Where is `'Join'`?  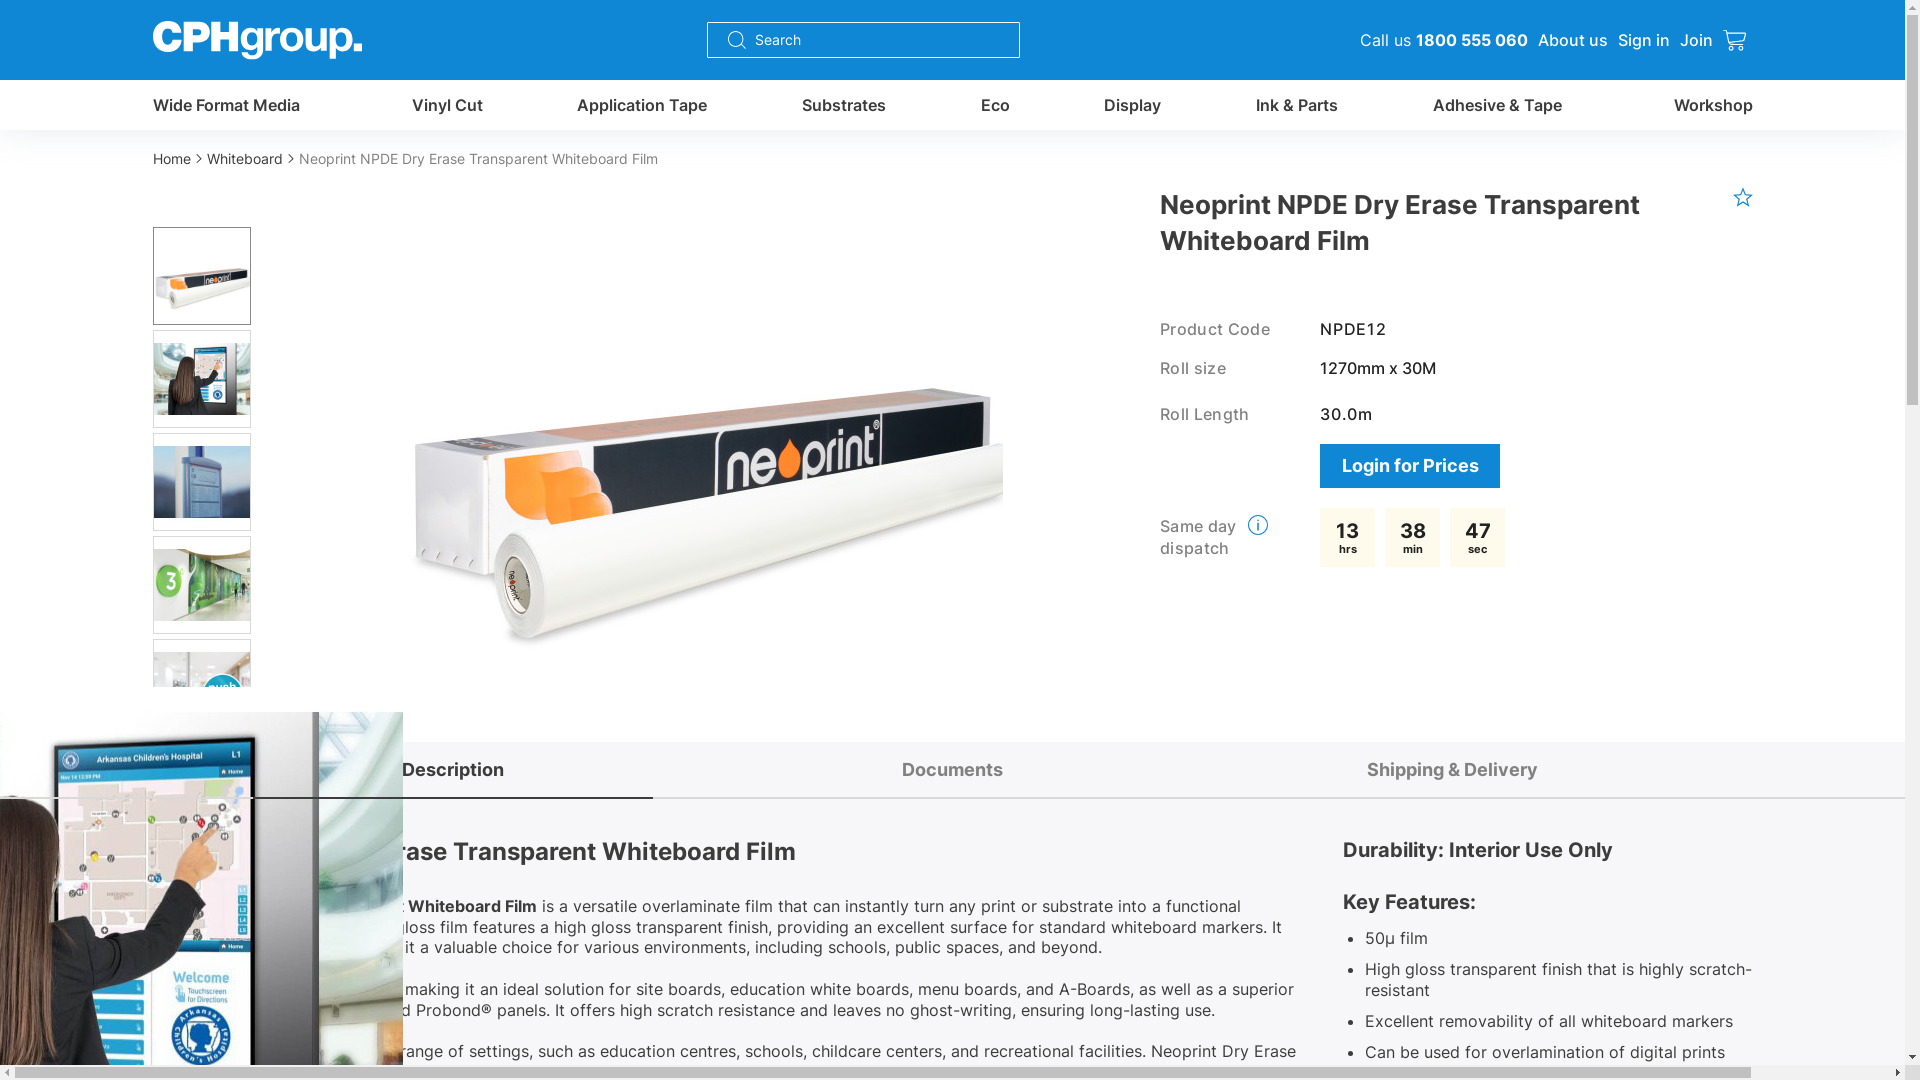
'Join' is located at coordinates (1695, 39).